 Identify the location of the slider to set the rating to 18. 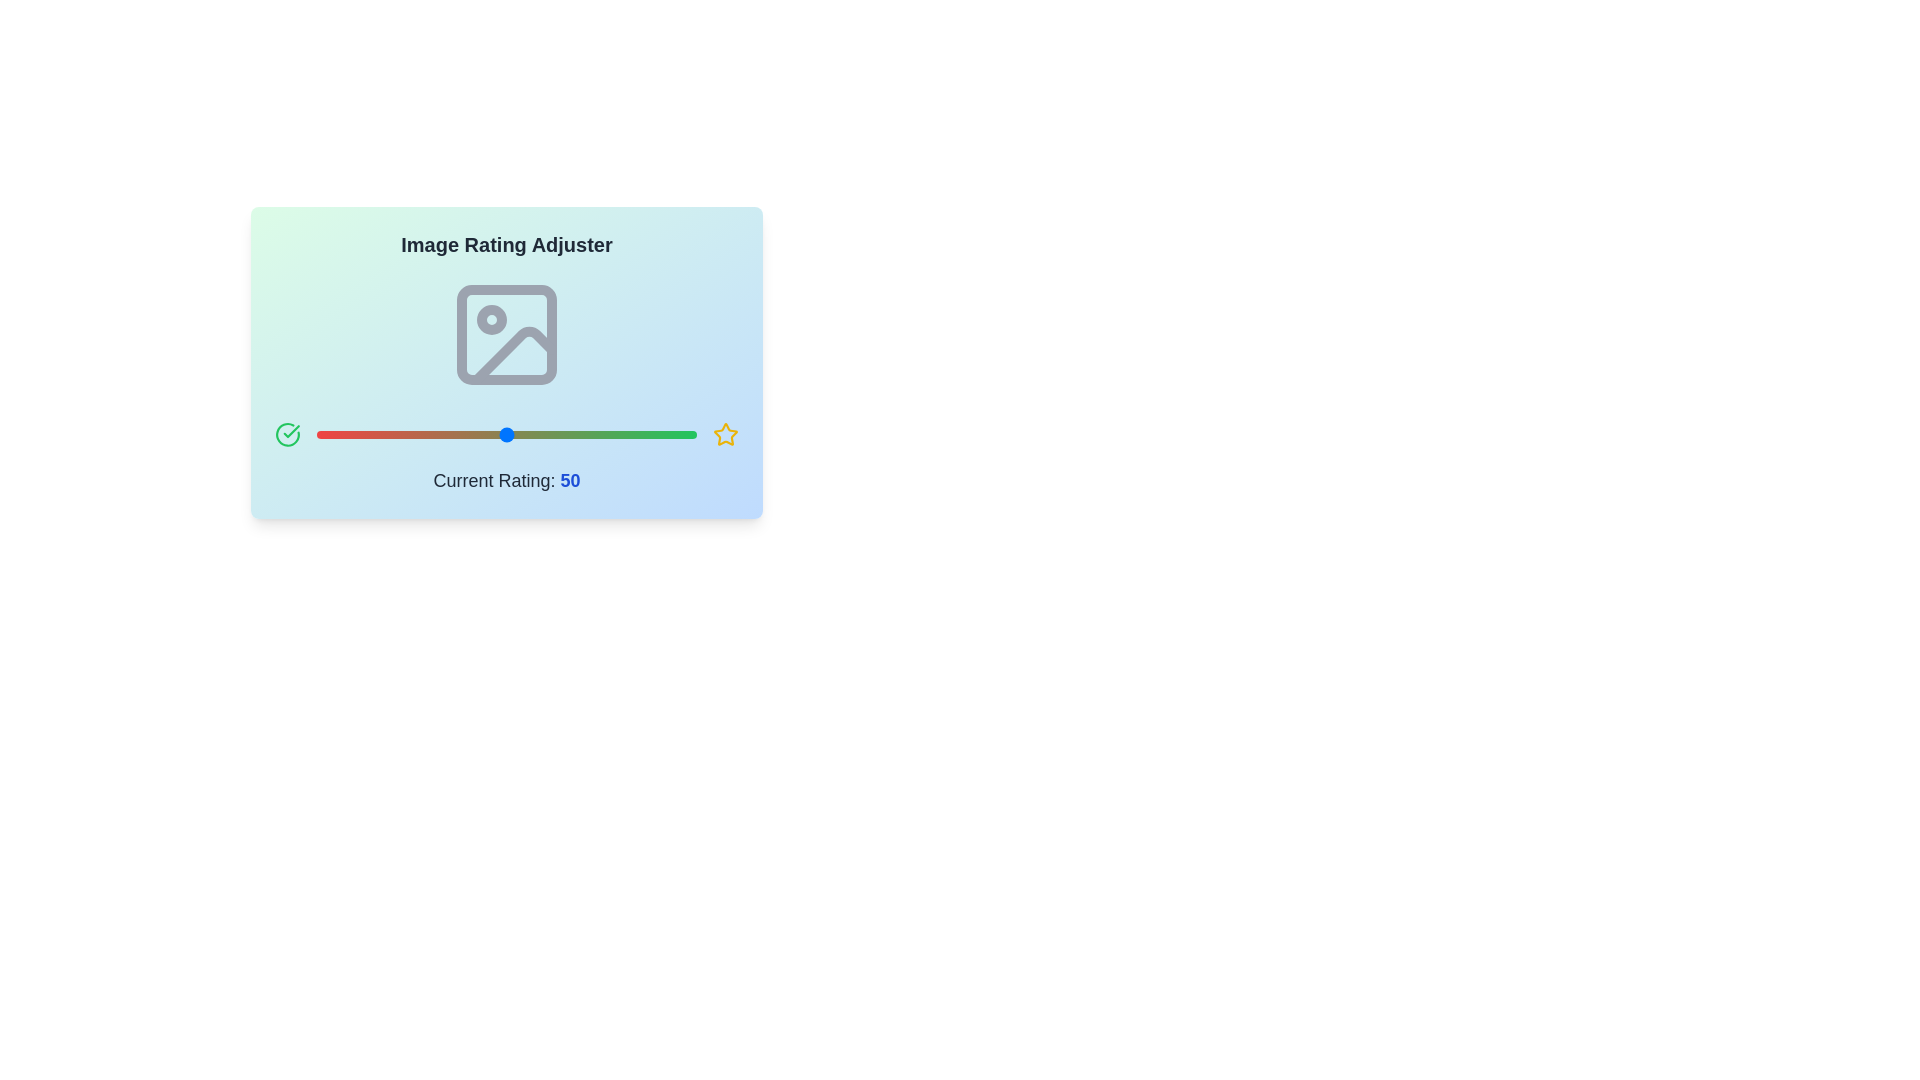
(385, 434).